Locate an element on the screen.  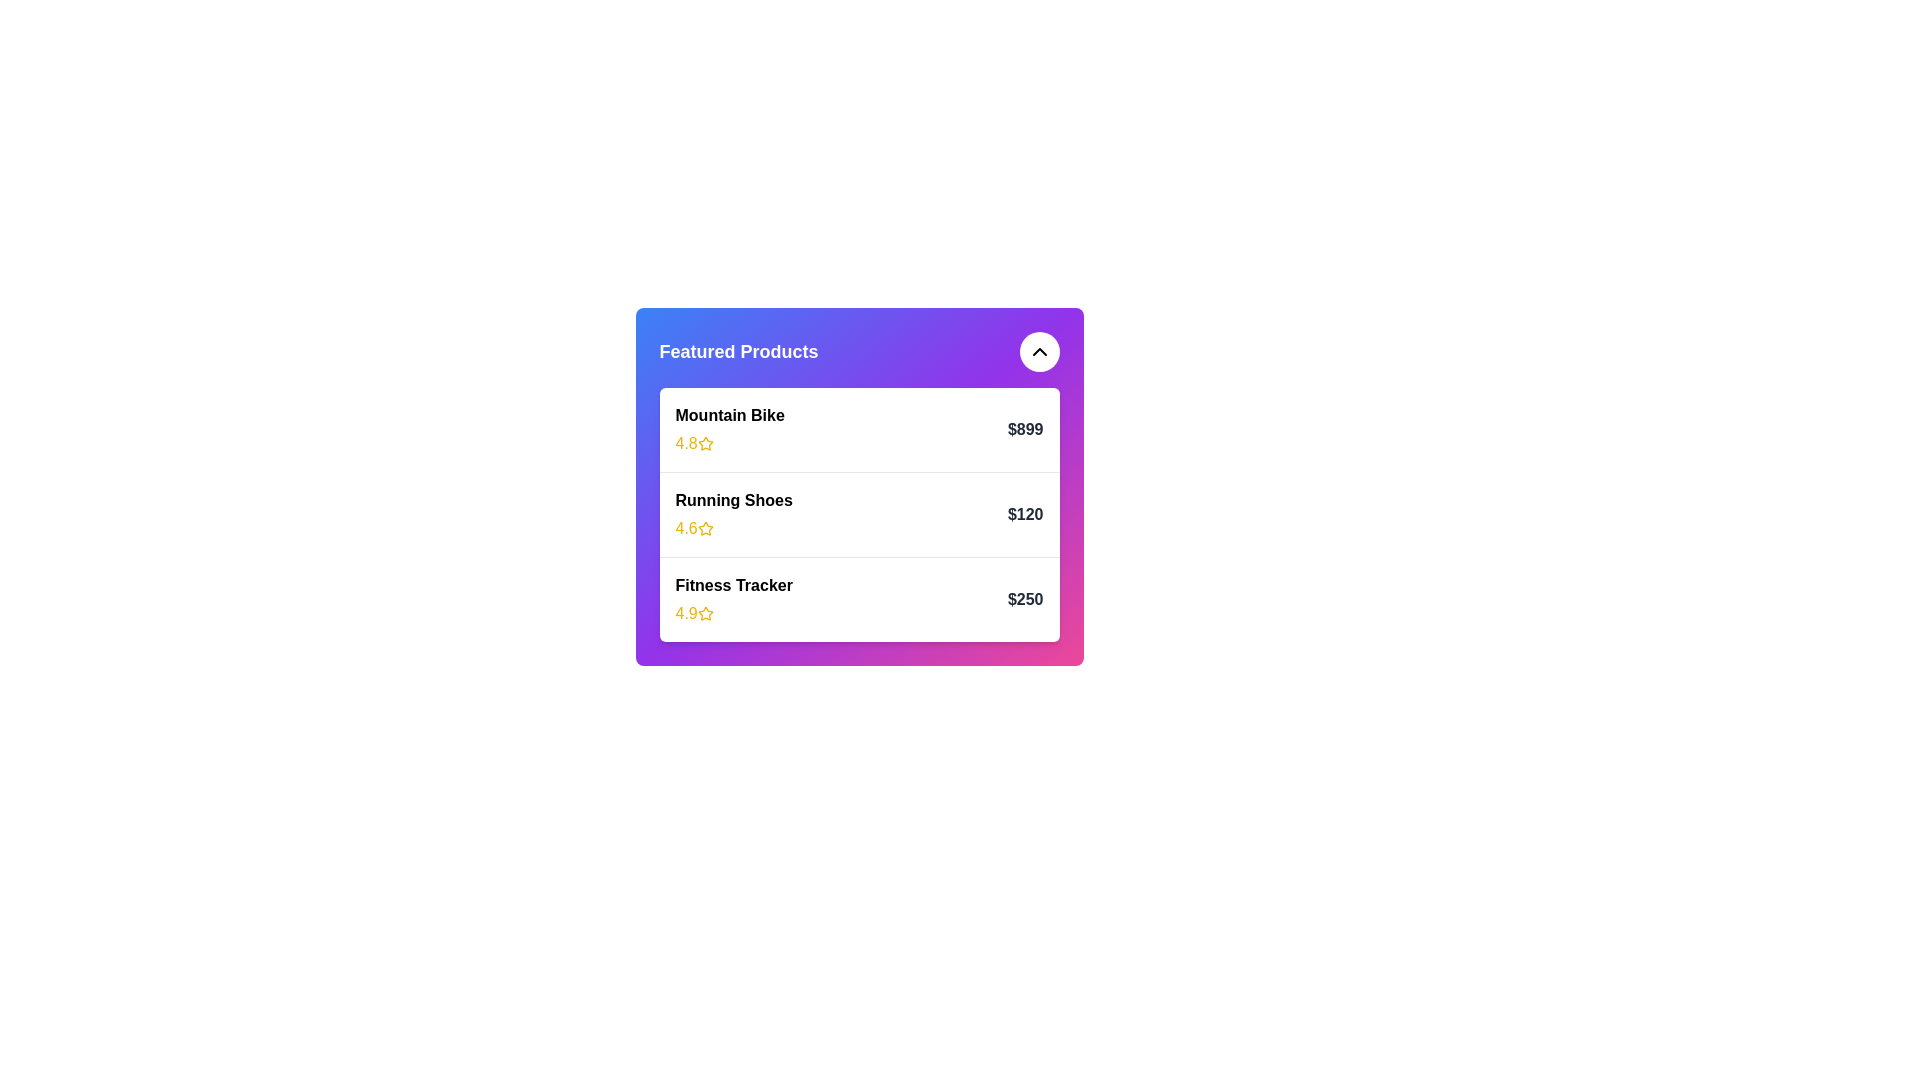
the text label indicating the price of the 'Fitness Tracker' product is located at coordinates (1025, 599).